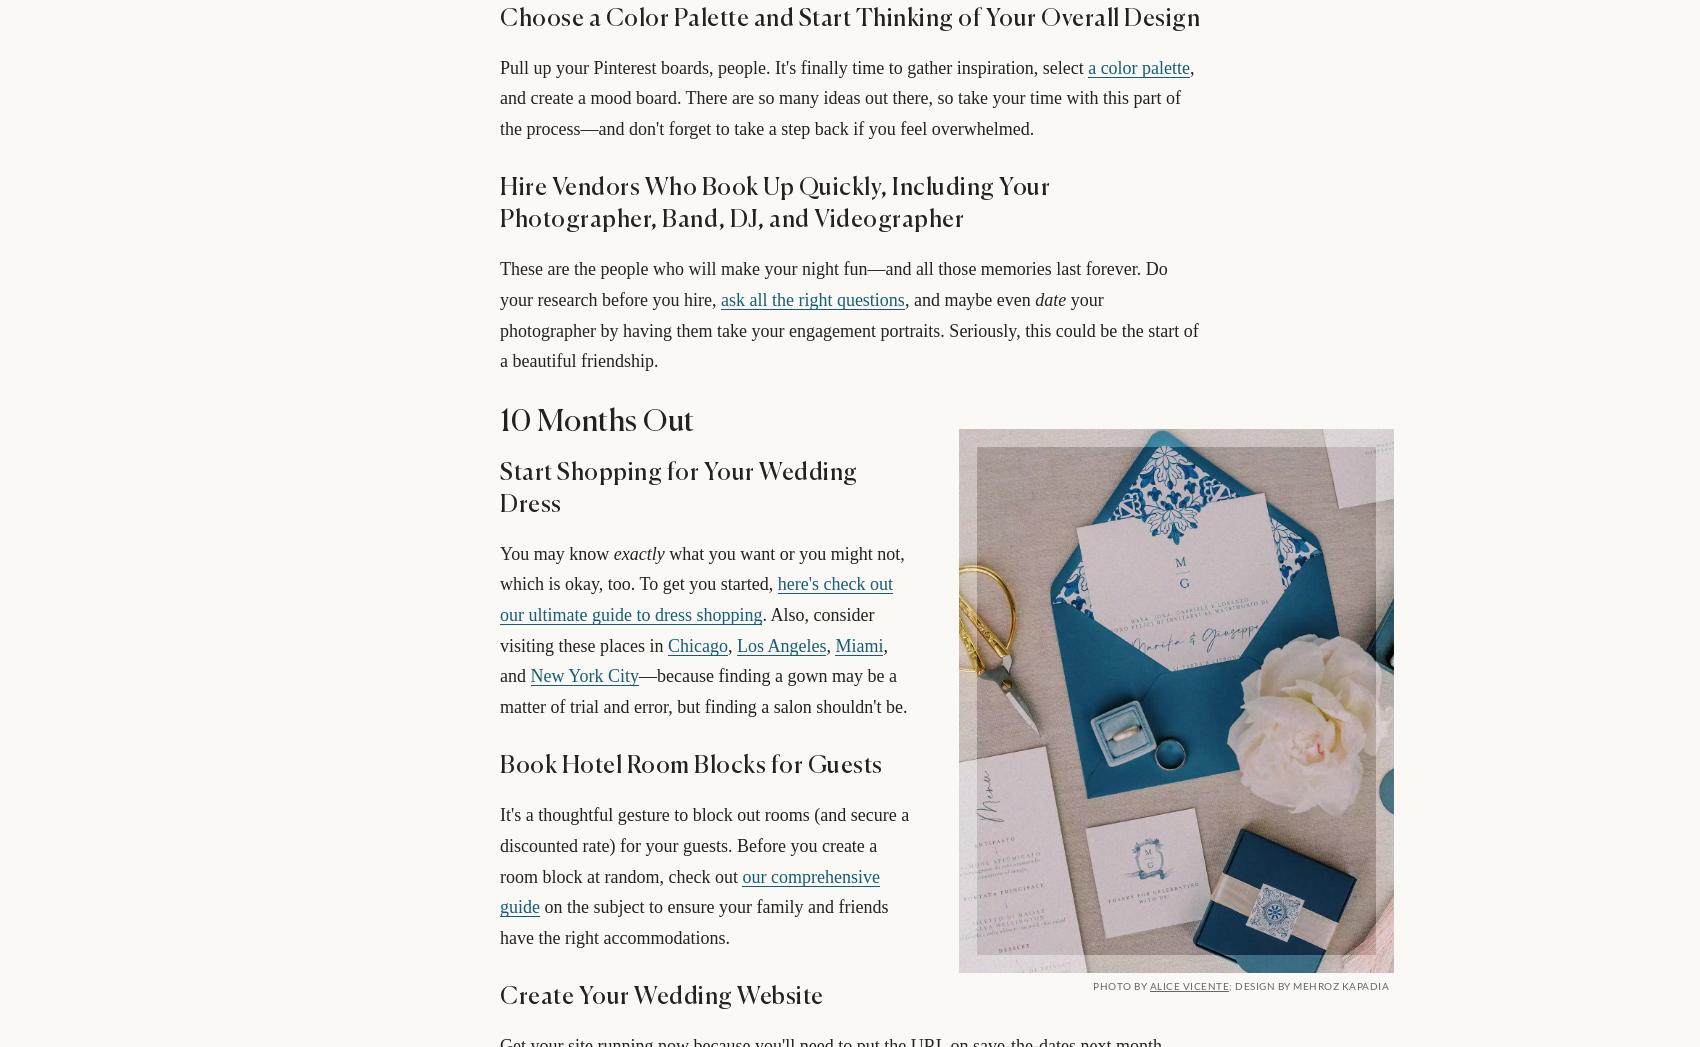 The width and height of the screenshot is (1700, 1047). What do you see at coordinates (793, 67) in the screenshot?
I see `'Pull up your Pinterest boards, people. It's finally time to gather inspiration, select'` at bounding box center [793, 67].